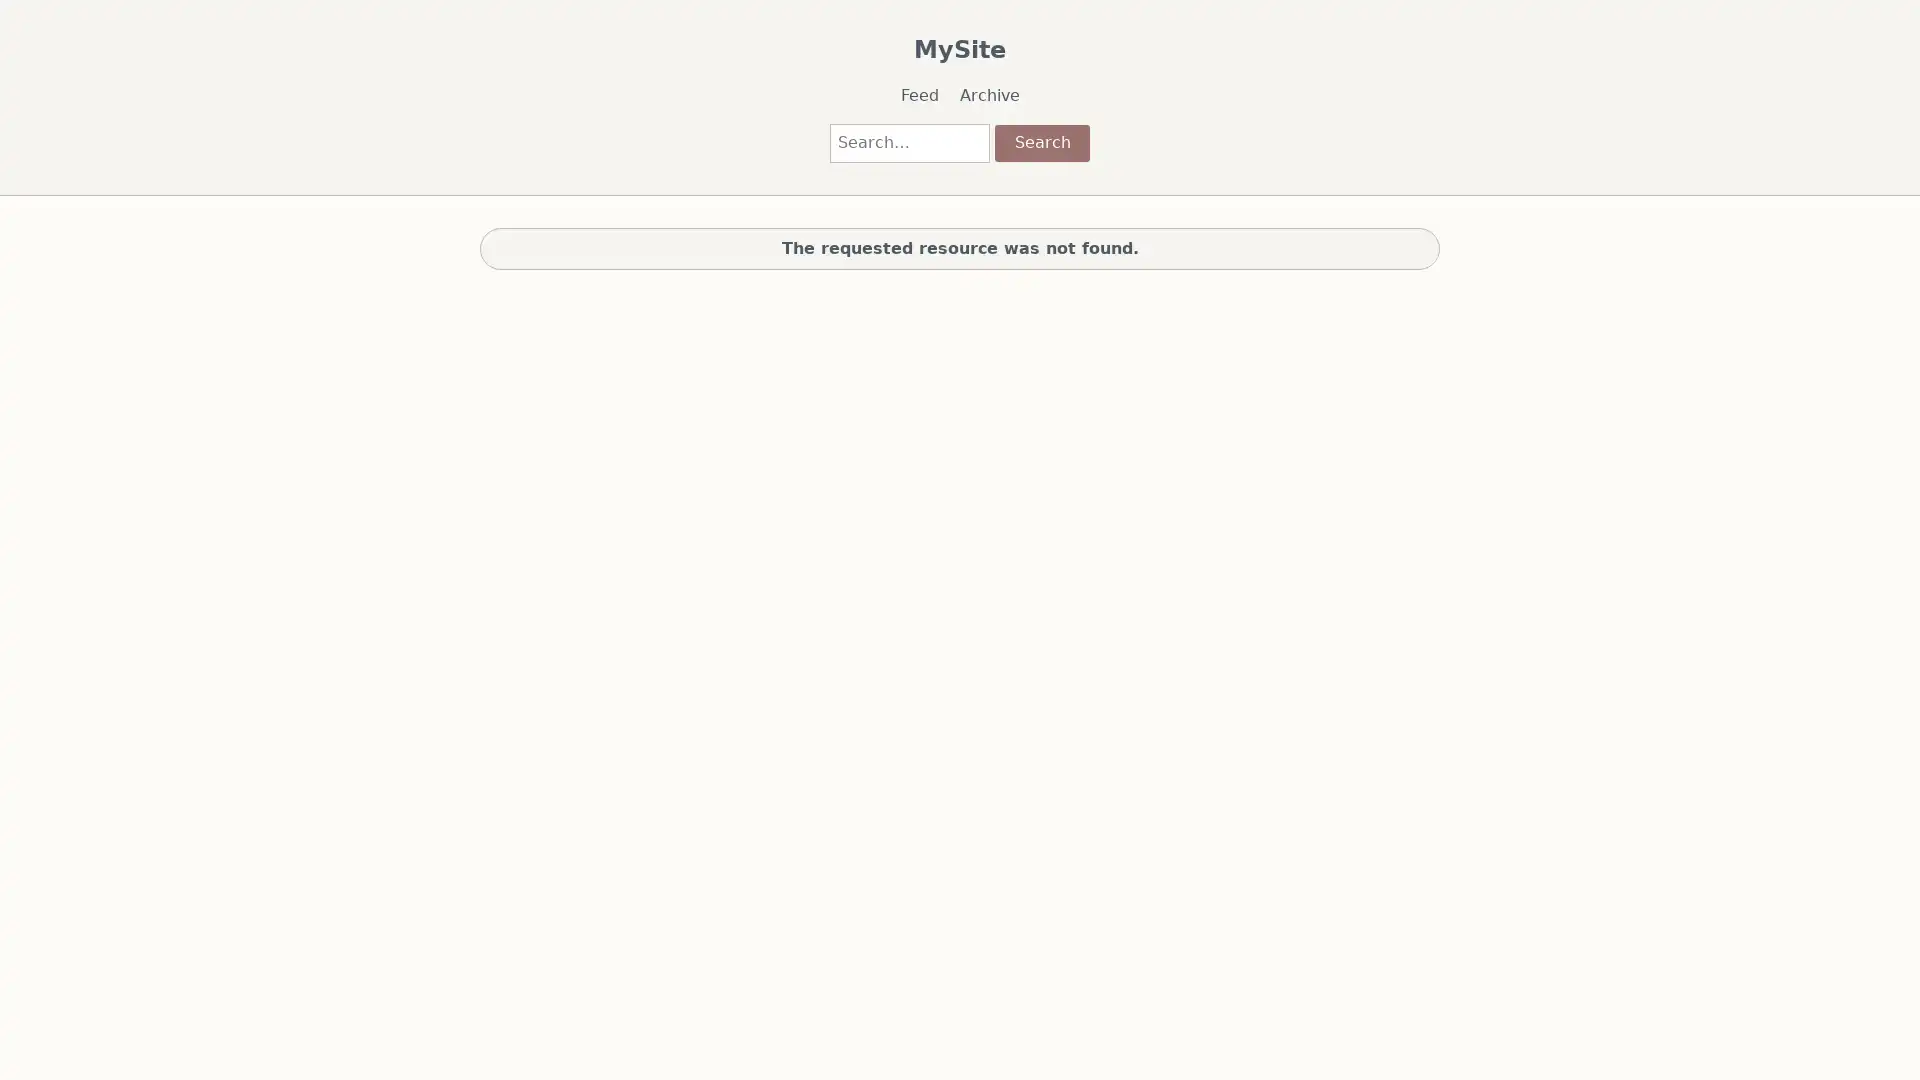  Describe the element at coordinates (1040, 141) in the screenshot. I see `Search` at that location.